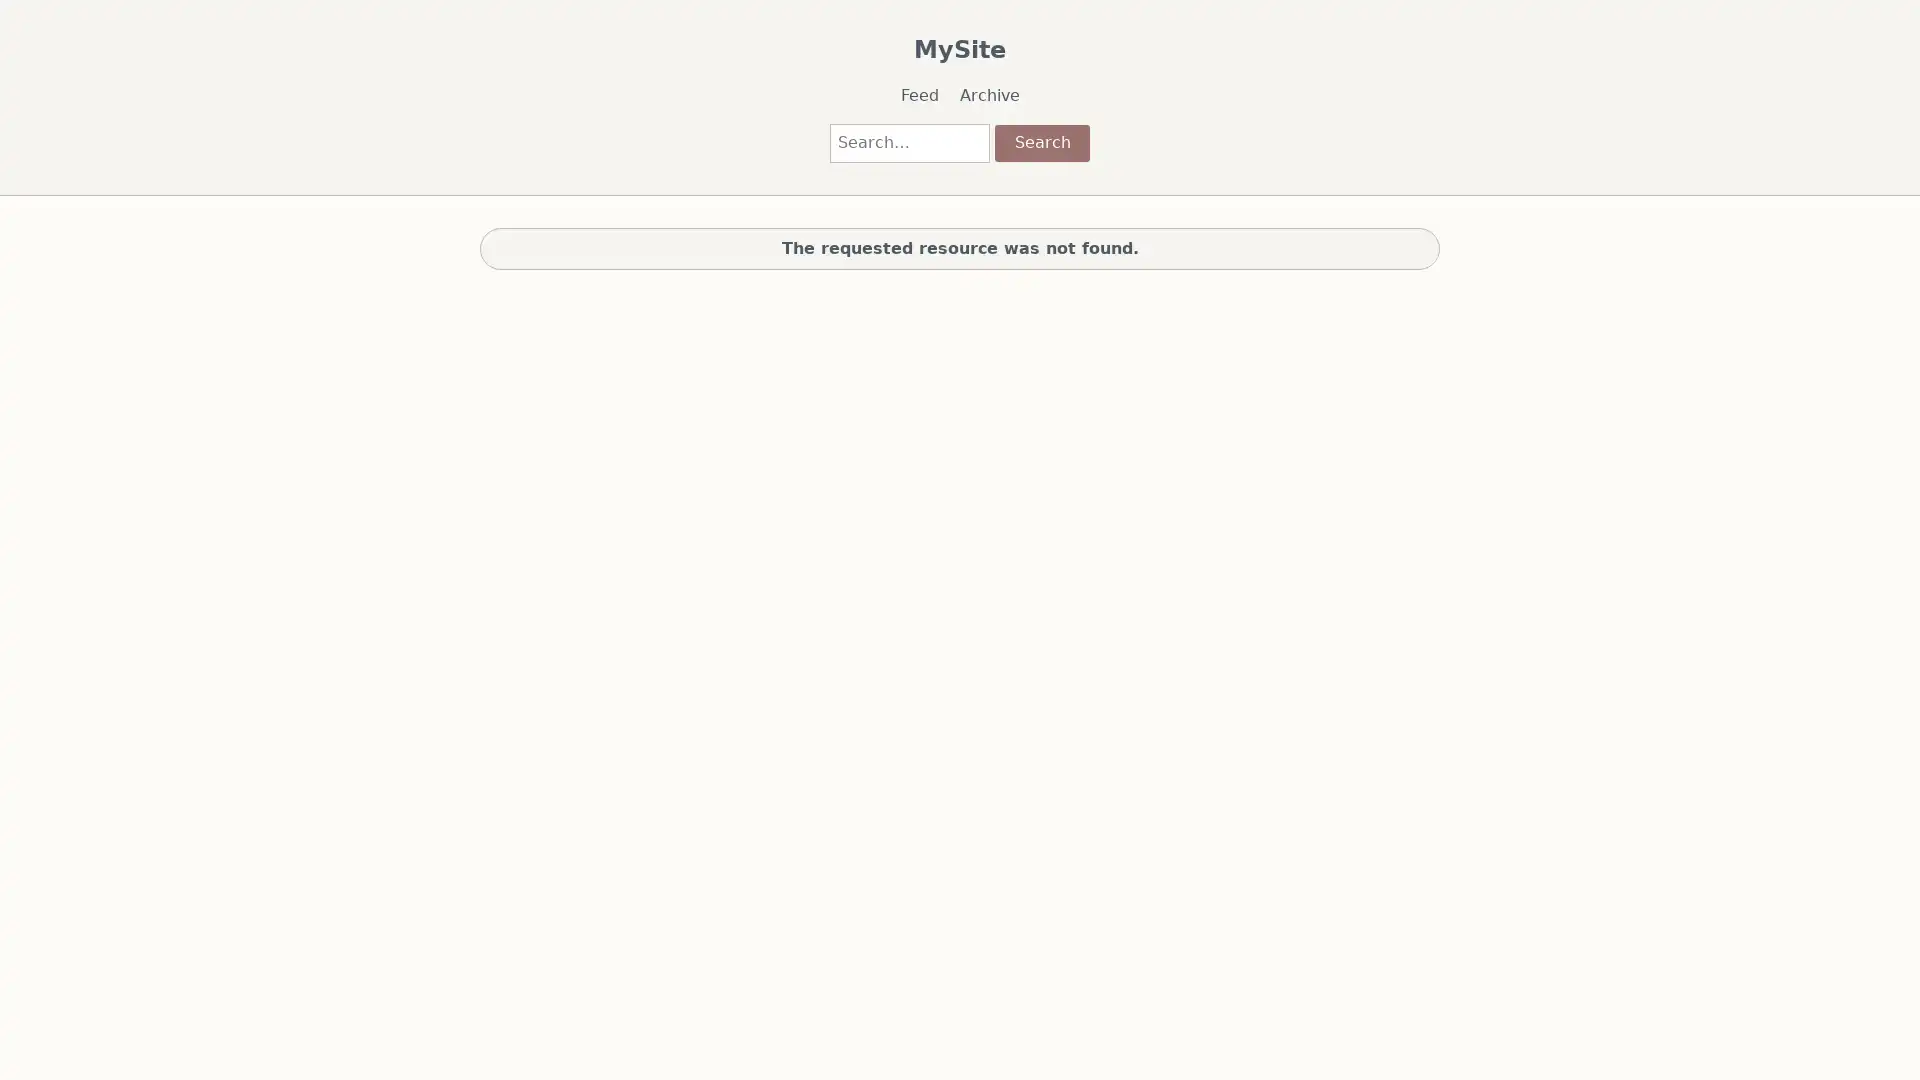  Describe the element at coordinates (1040, 141) in the screenshot. I see `Search` at that location.